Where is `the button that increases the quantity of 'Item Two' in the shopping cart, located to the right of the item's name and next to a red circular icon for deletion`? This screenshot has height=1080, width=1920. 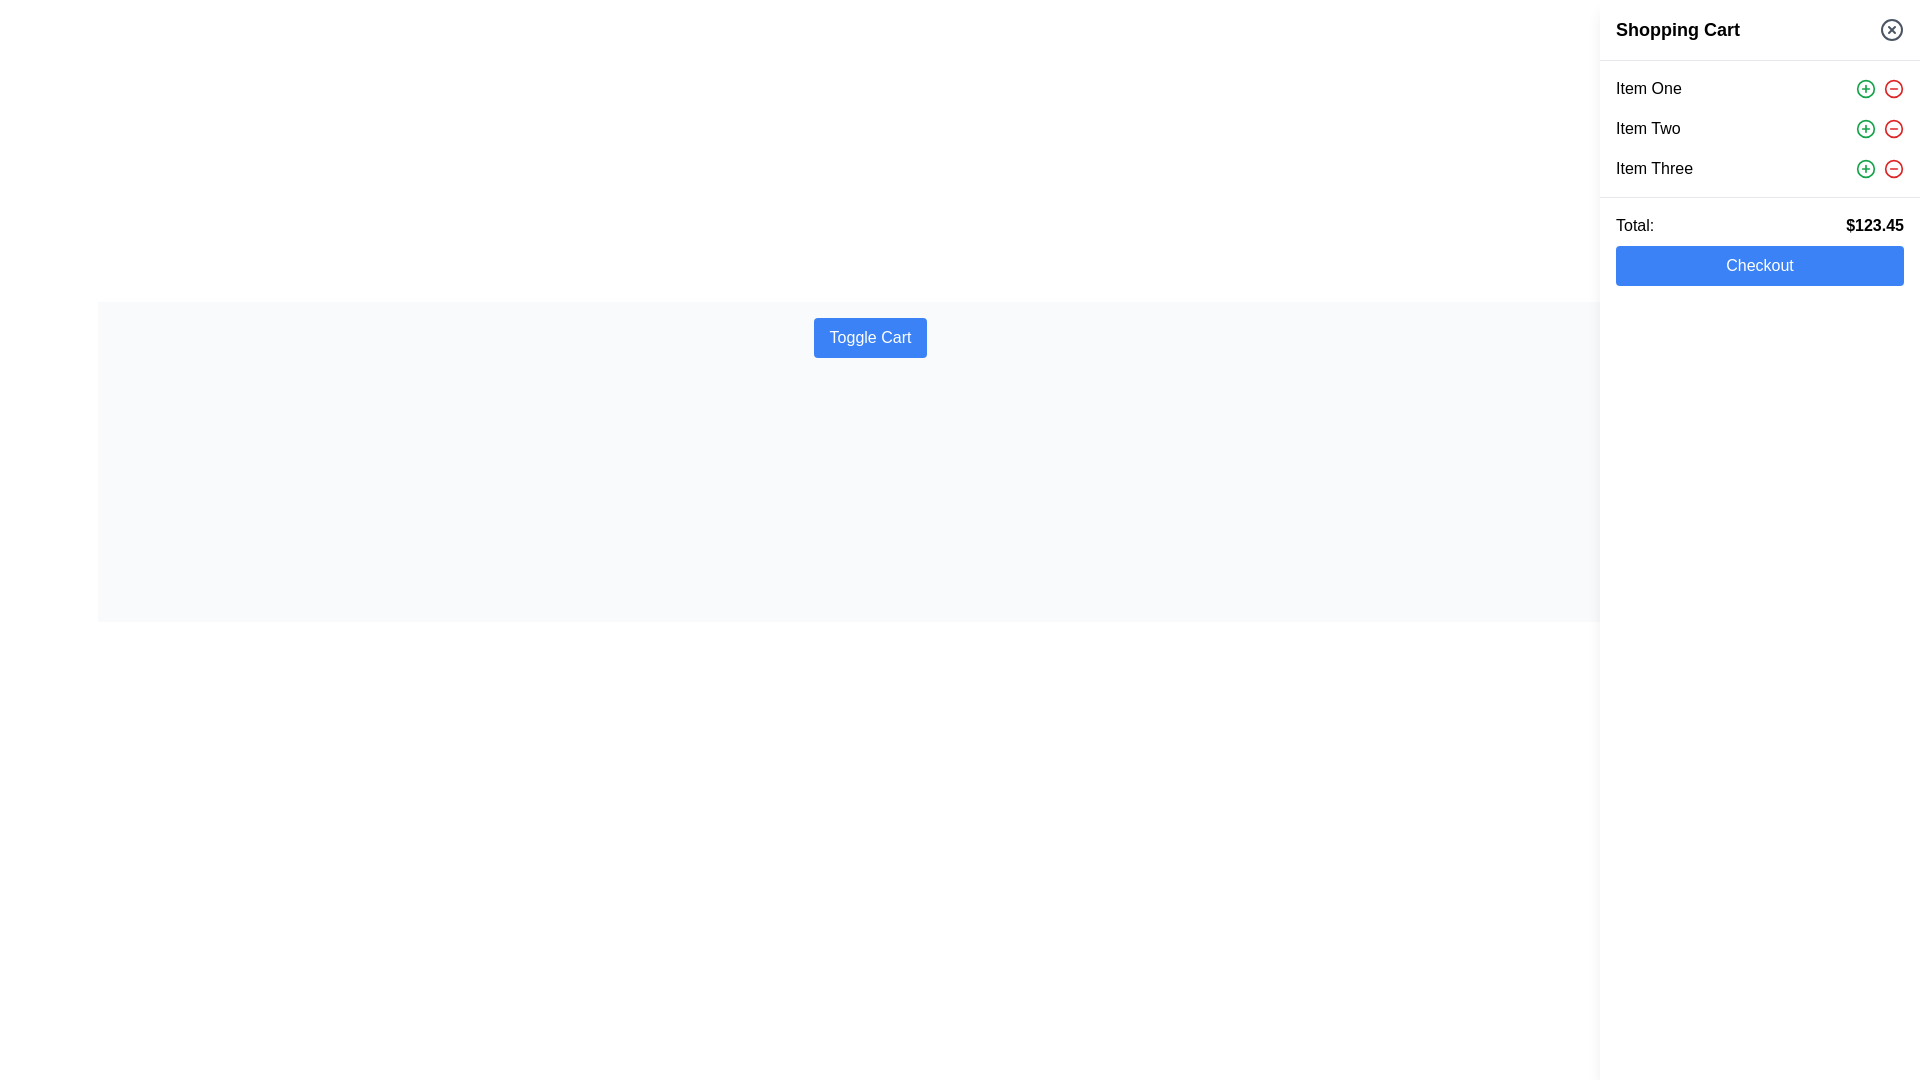 the button that increases the quantity of 'Item Two' in the shopping cart, located to the right of the item's name and next to a red circular icon for deletion is located at coordinates (1865, 128).